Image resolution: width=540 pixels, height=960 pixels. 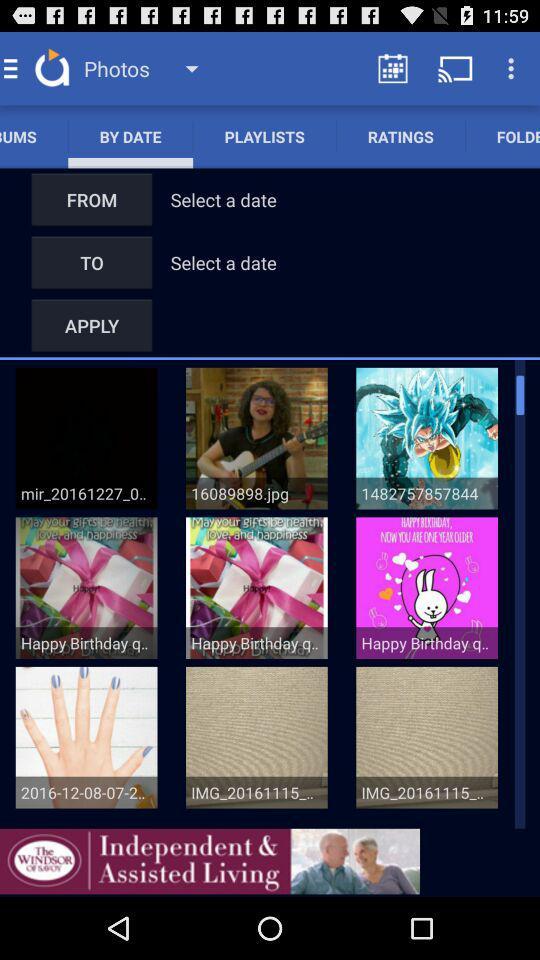 I want to click on advertisement, so click(x=209, y=860).